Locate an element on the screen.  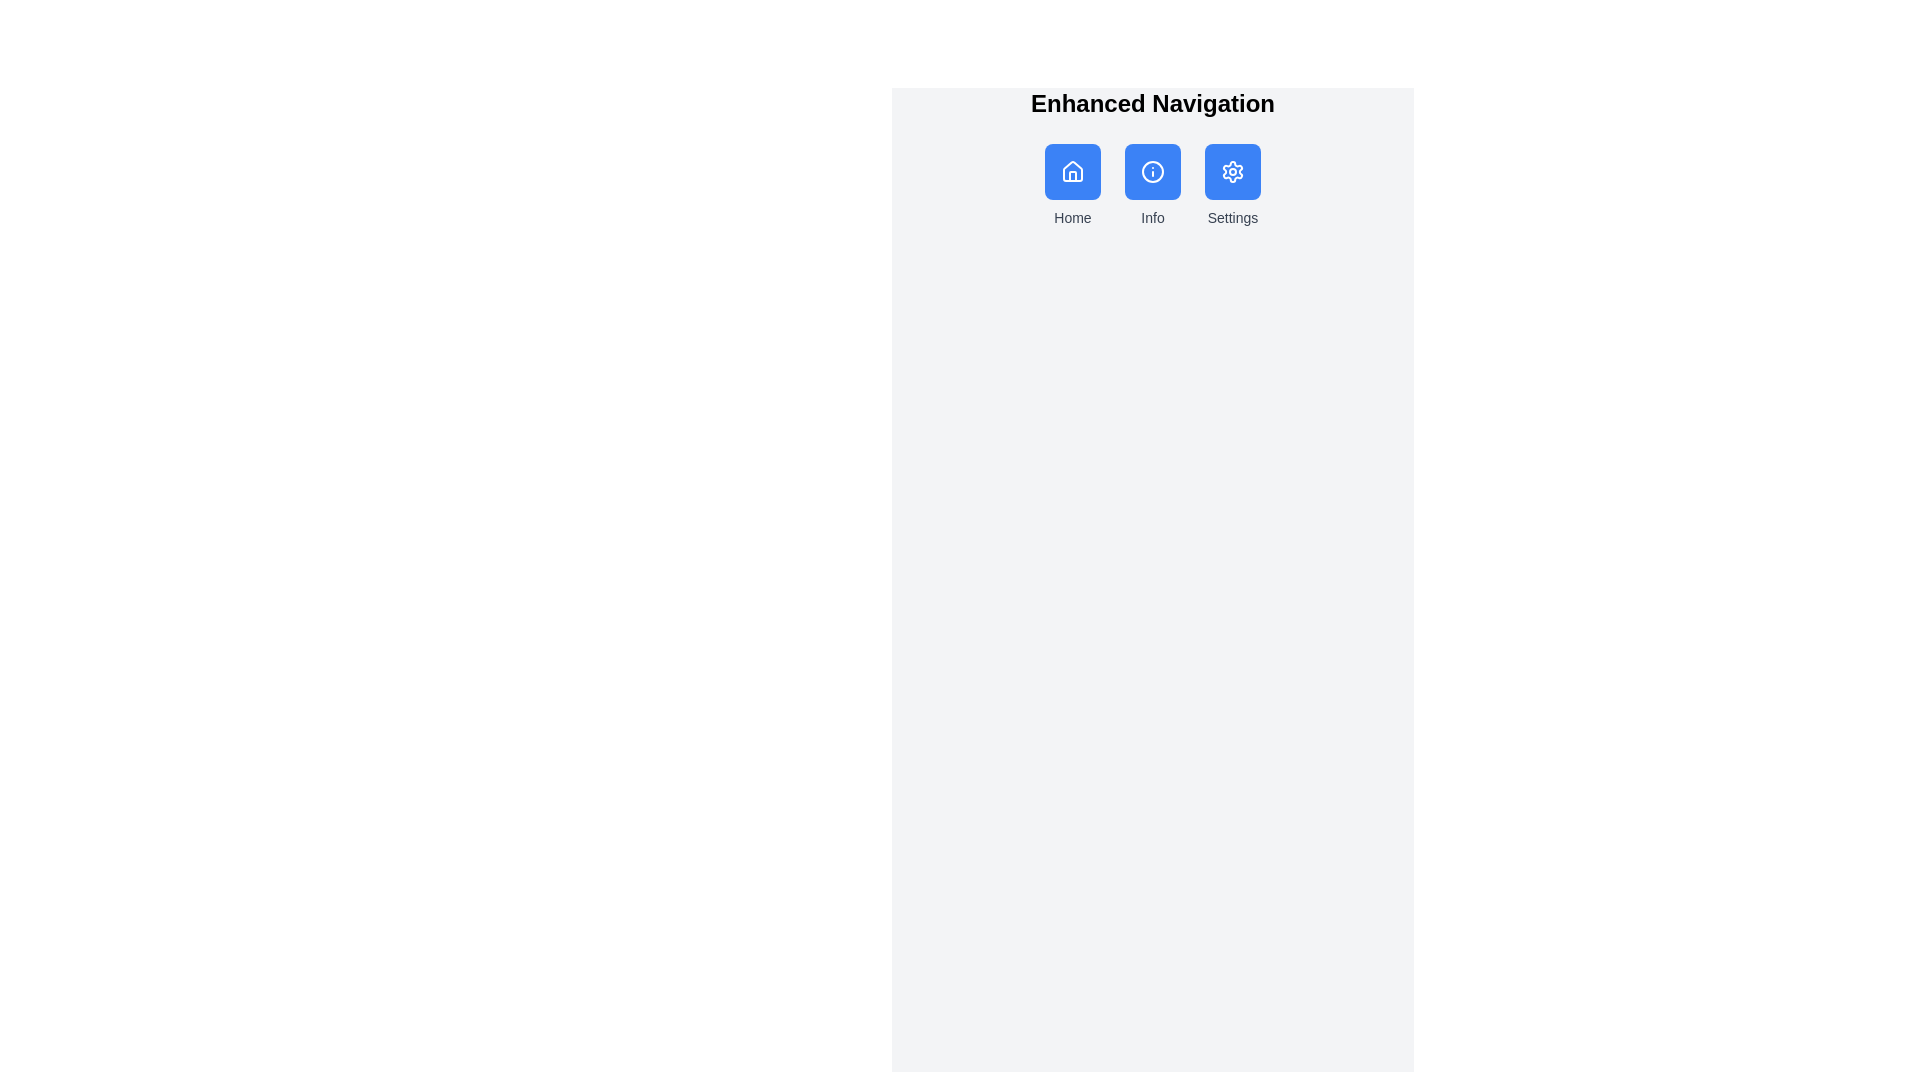
the decorative graphic icon representing the 'Settings' configurations, which is the rightmost icon in a sequence of three, contributing to the clickability of the 'Settings' button is located at coordinates (1232, 171).